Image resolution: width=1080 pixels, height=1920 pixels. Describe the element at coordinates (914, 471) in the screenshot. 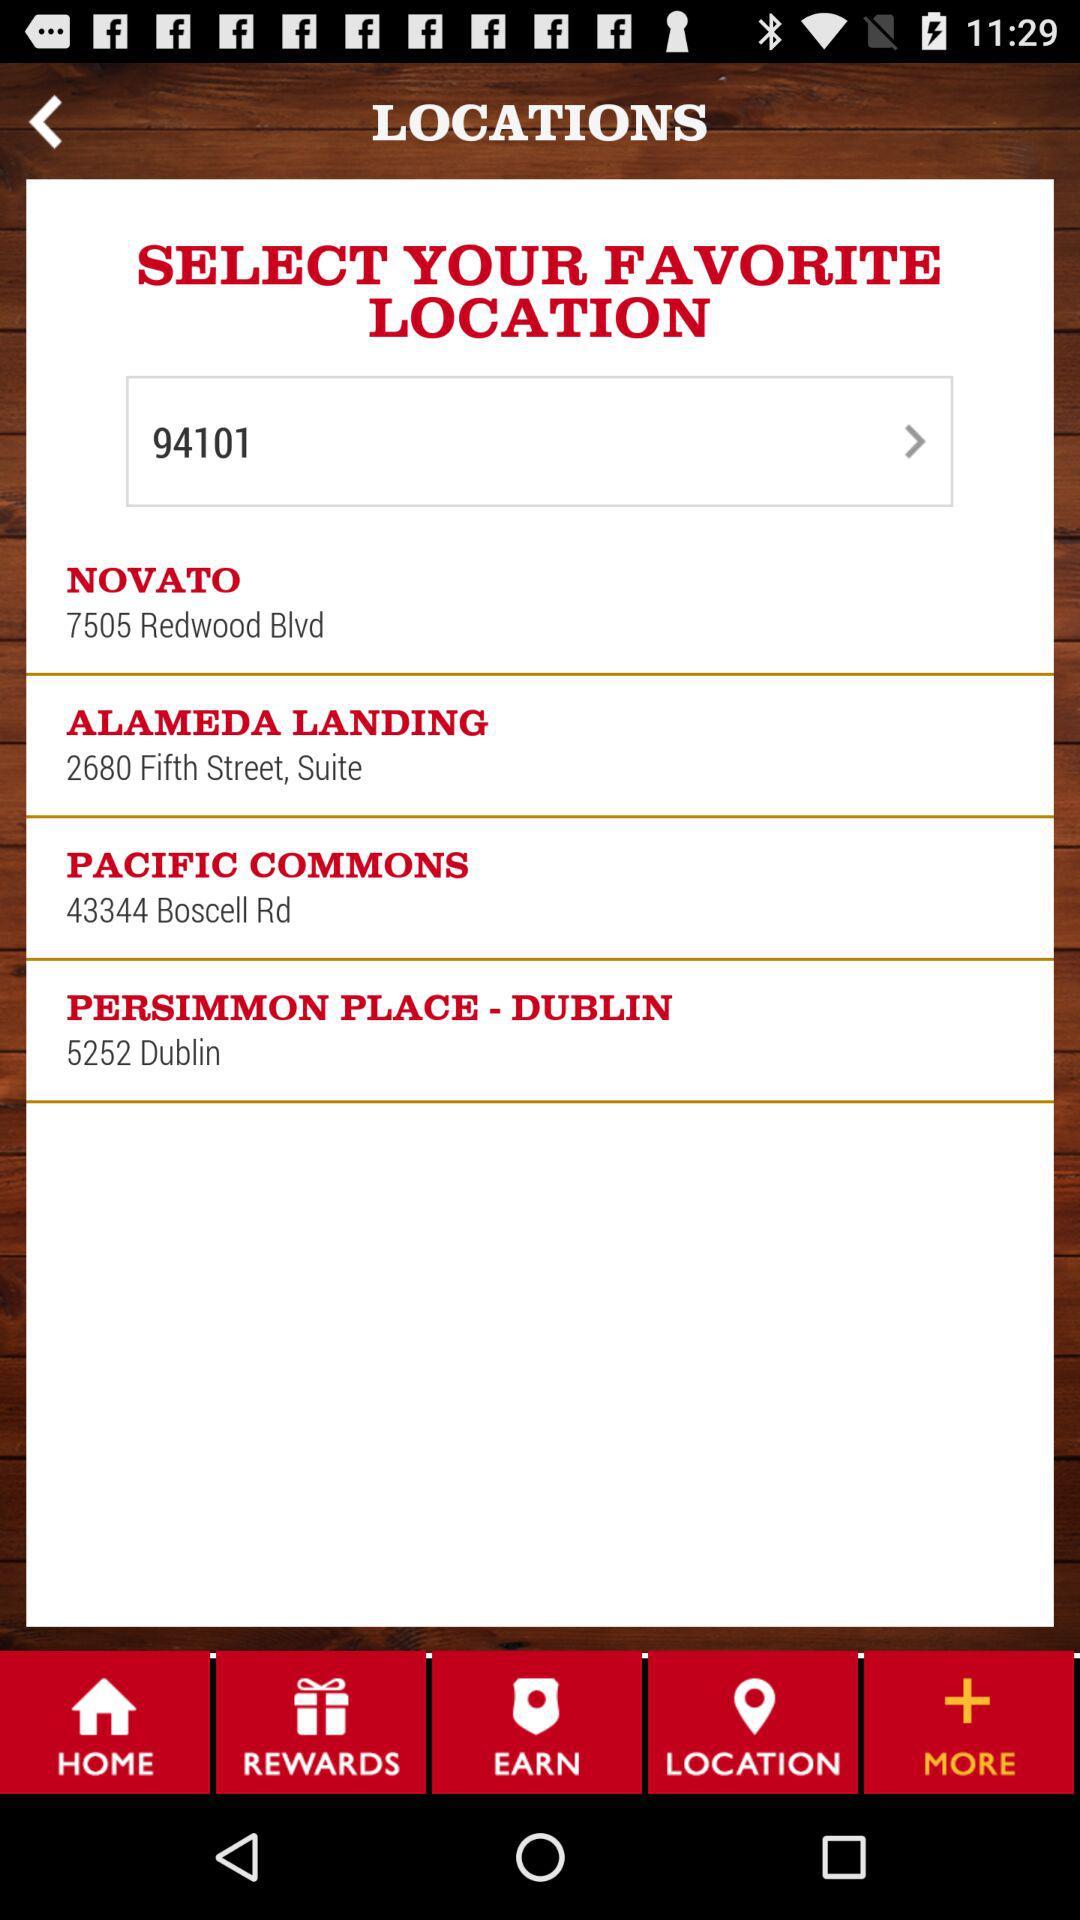

I see `the arrow_forward icon` at that location.